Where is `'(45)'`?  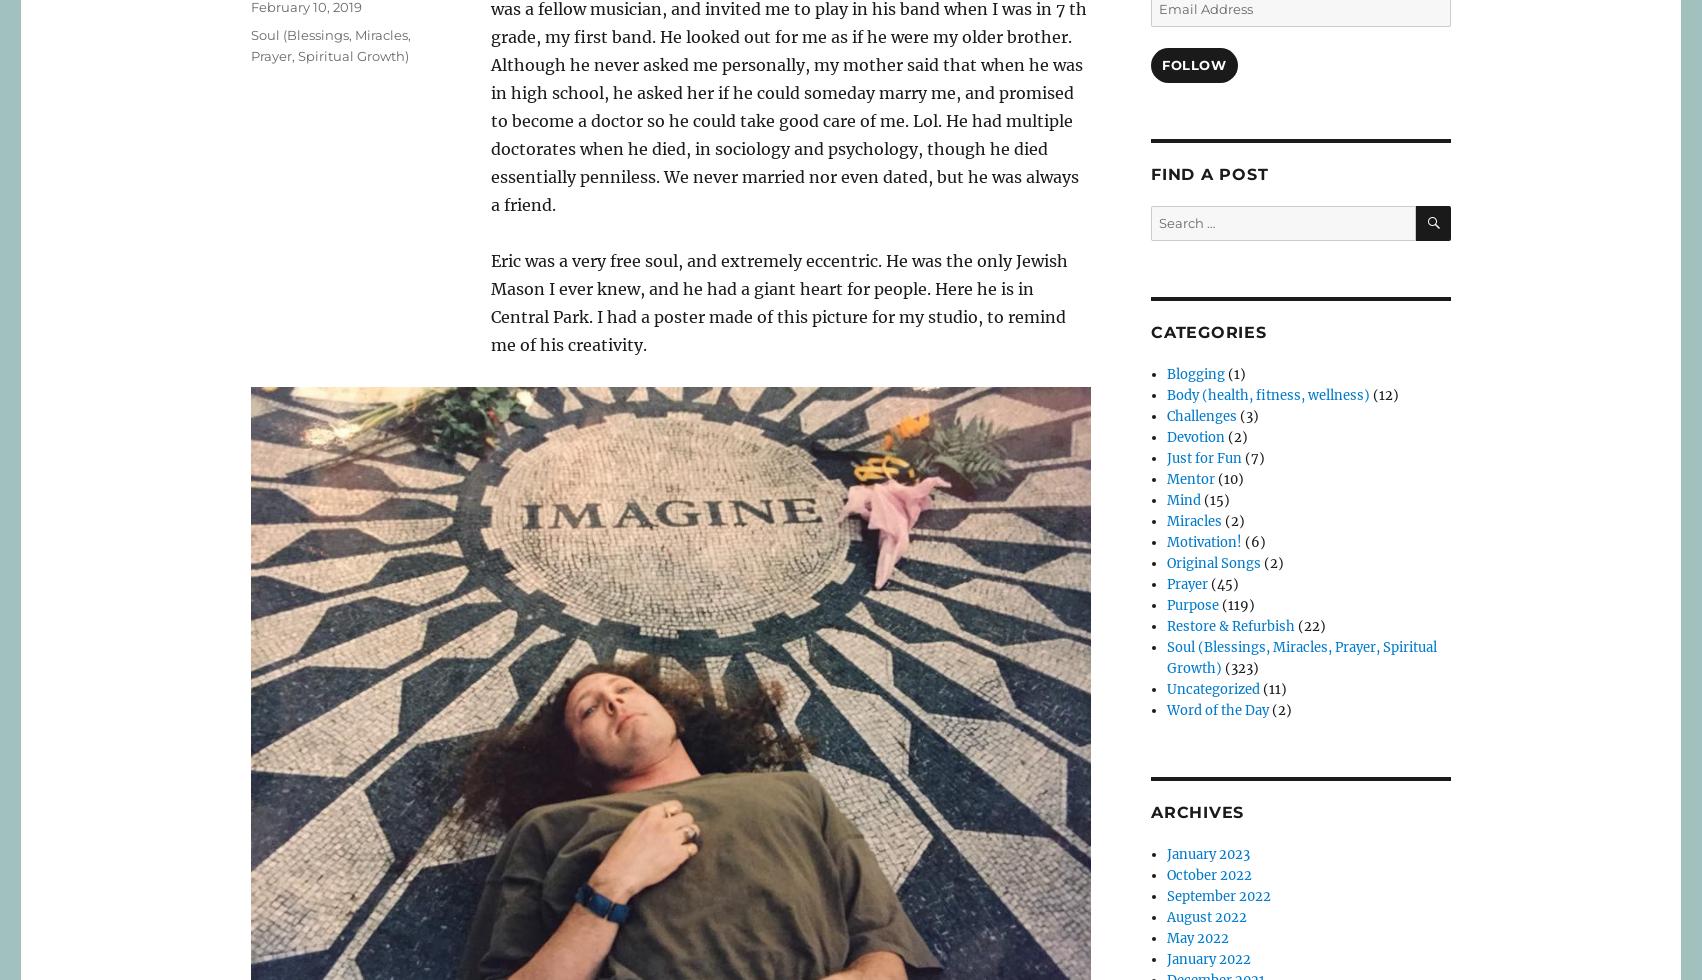
'(45)' is located at coordinates (1223, 584).